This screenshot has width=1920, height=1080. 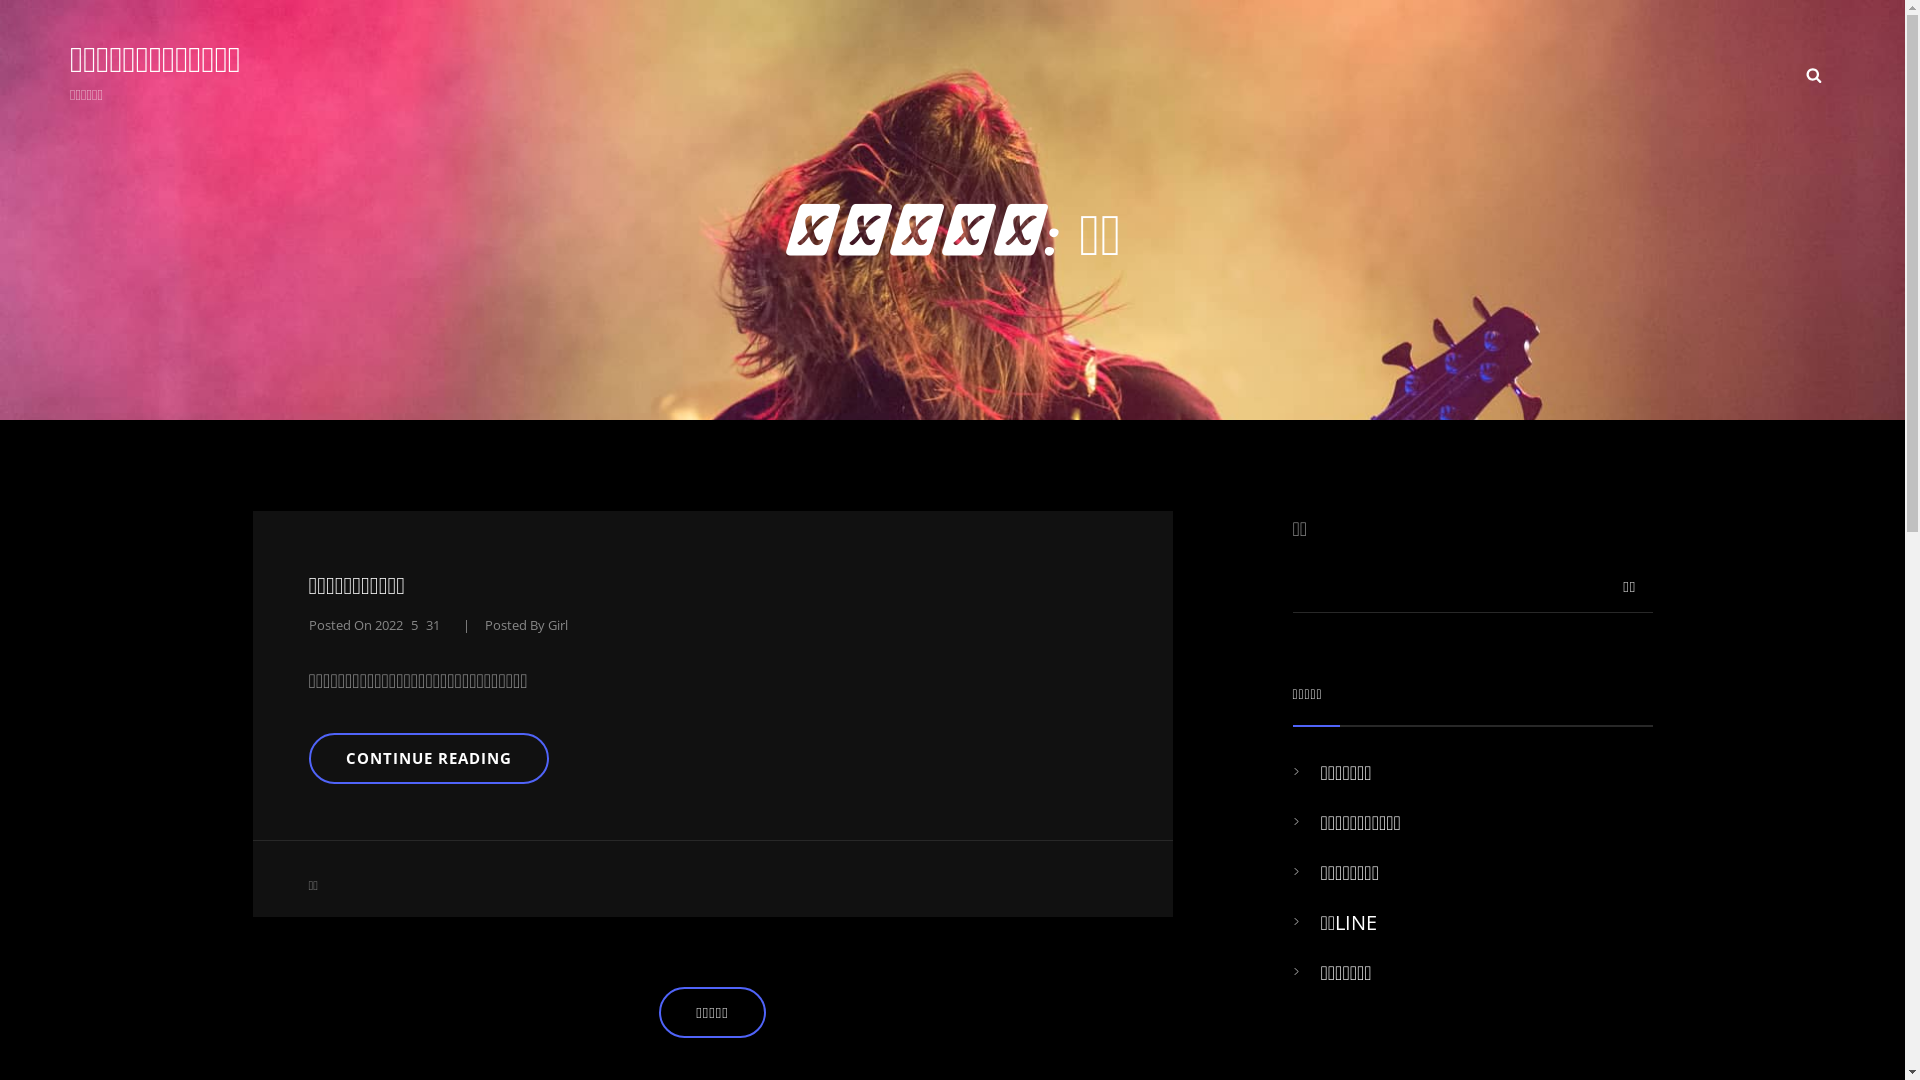 I want to click on 'Girl', so click(x=557, y=623).